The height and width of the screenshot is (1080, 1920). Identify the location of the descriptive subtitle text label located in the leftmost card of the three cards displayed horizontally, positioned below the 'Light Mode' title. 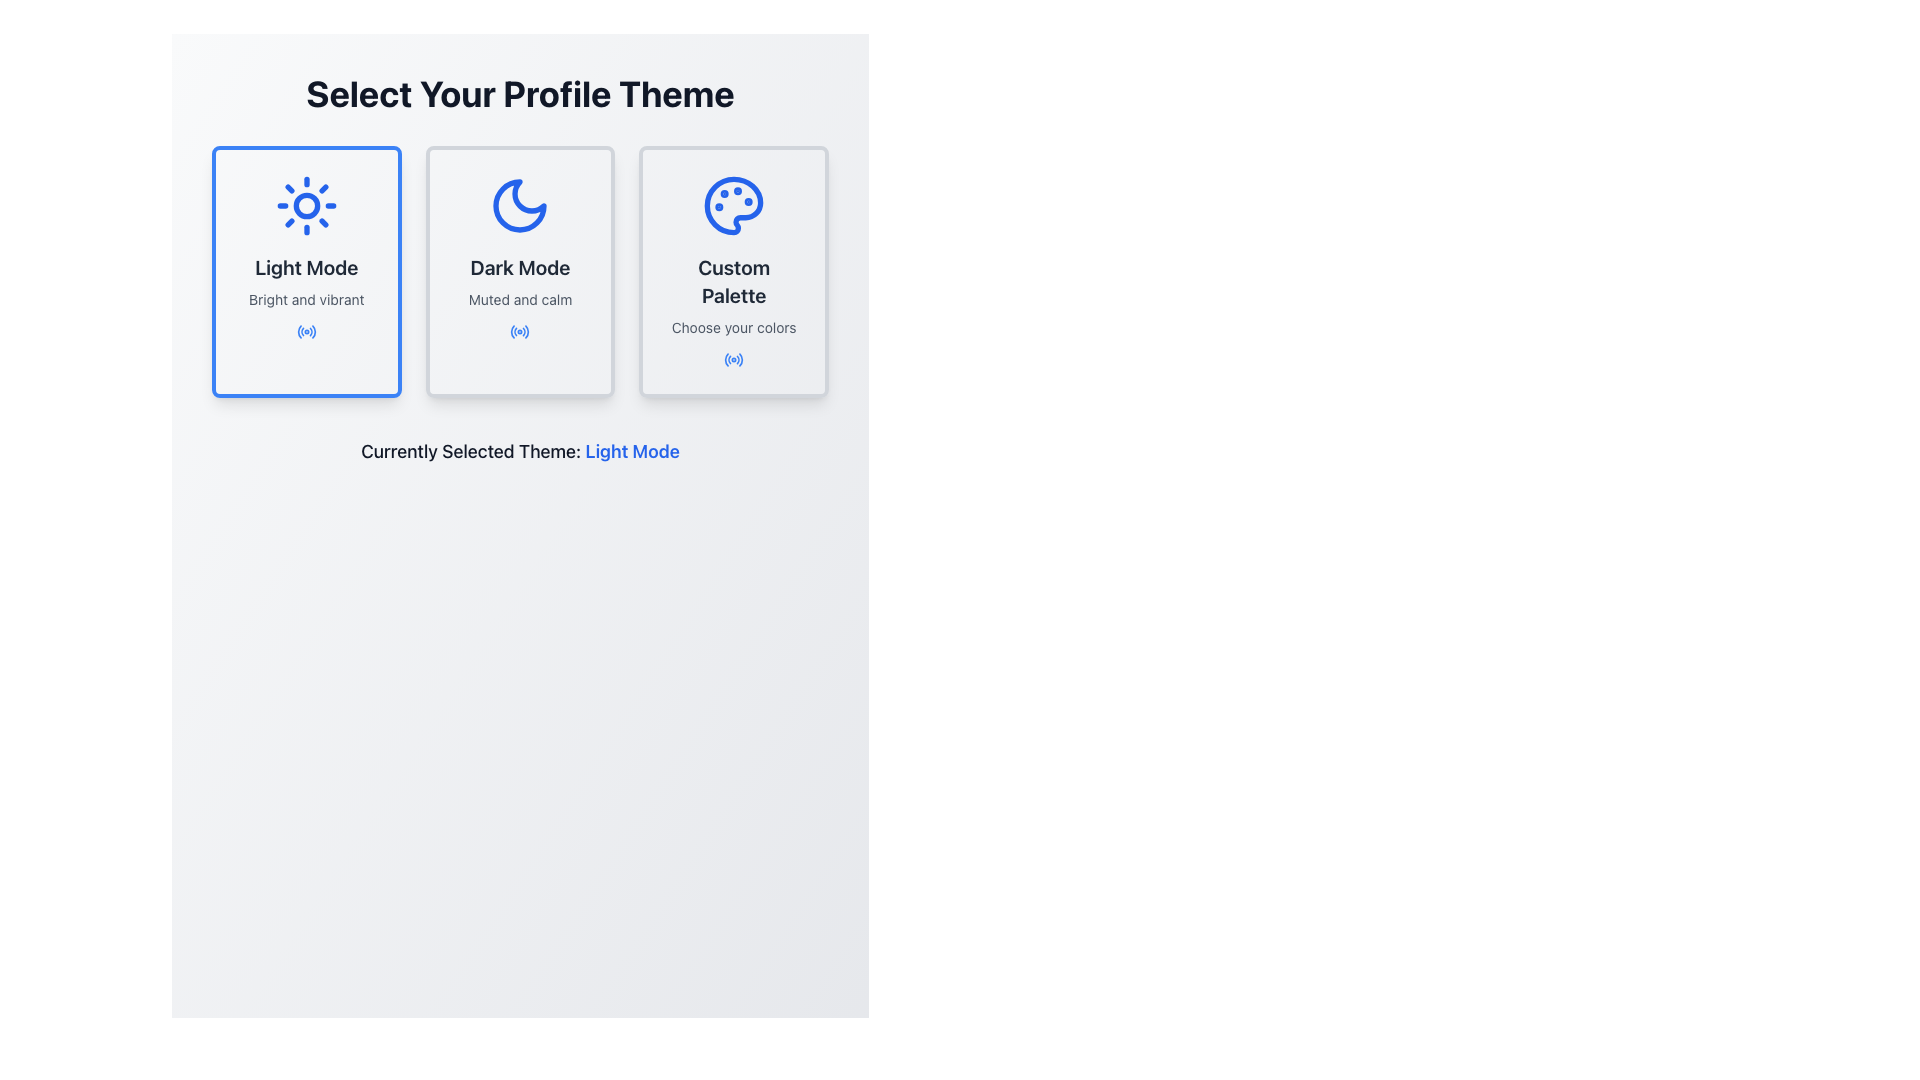
(305, 300).